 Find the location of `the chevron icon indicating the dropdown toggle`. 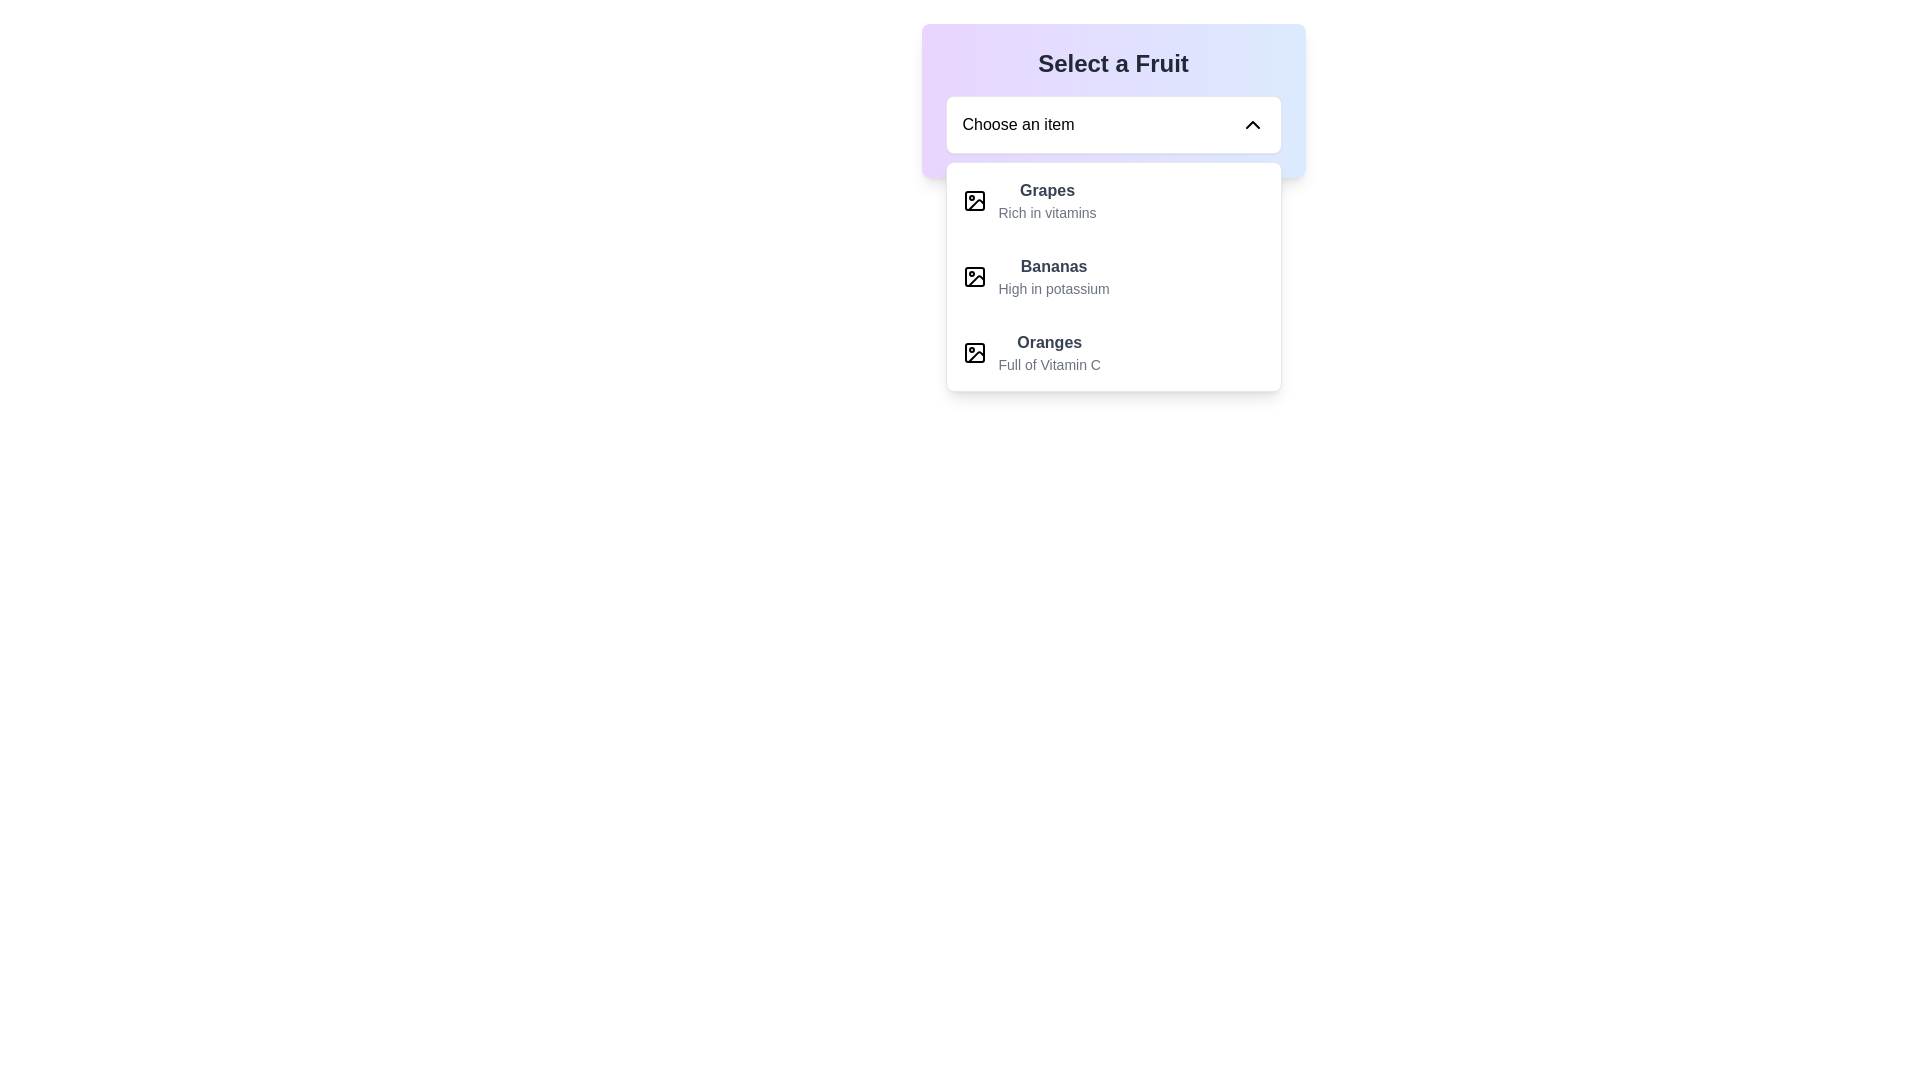

the chevron icon indicating the dropdown toggle is located at coordinates (1251, 124).